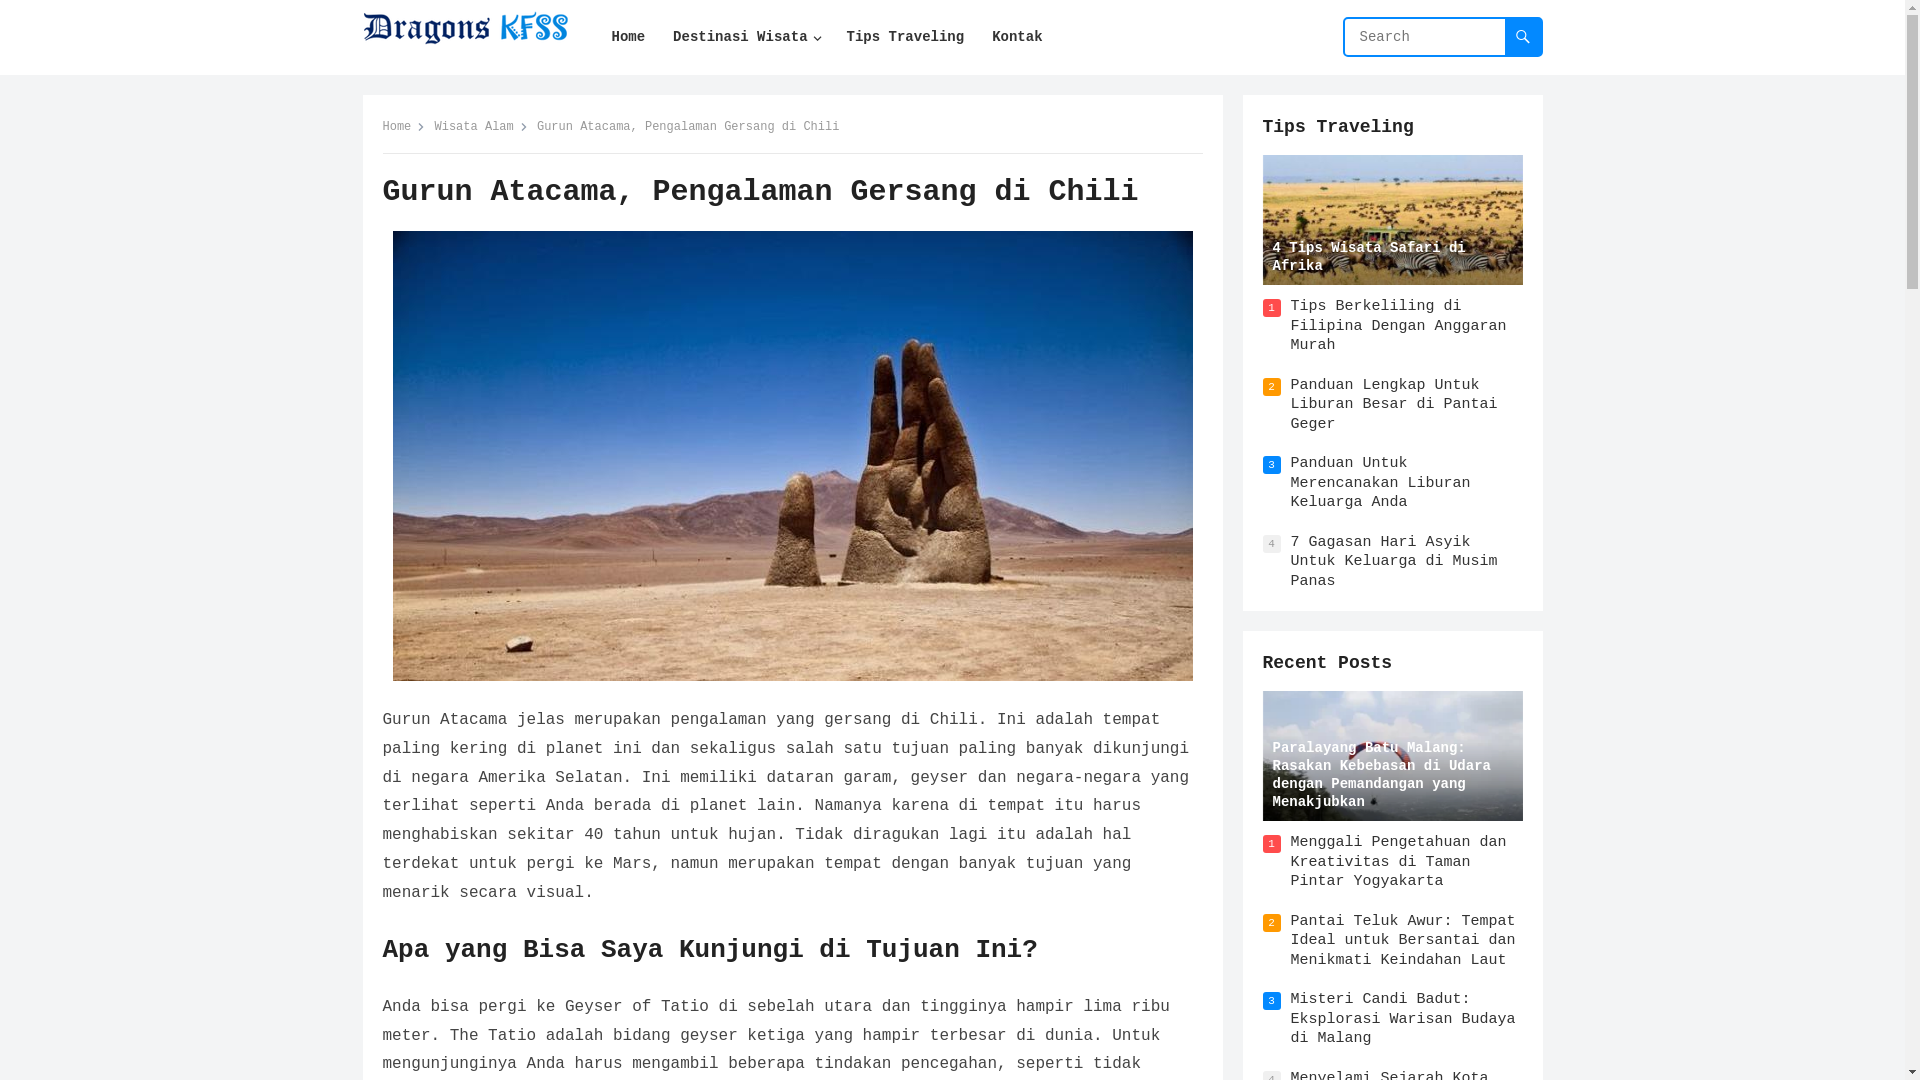  I want to click on 'Home', so click(402, 127).